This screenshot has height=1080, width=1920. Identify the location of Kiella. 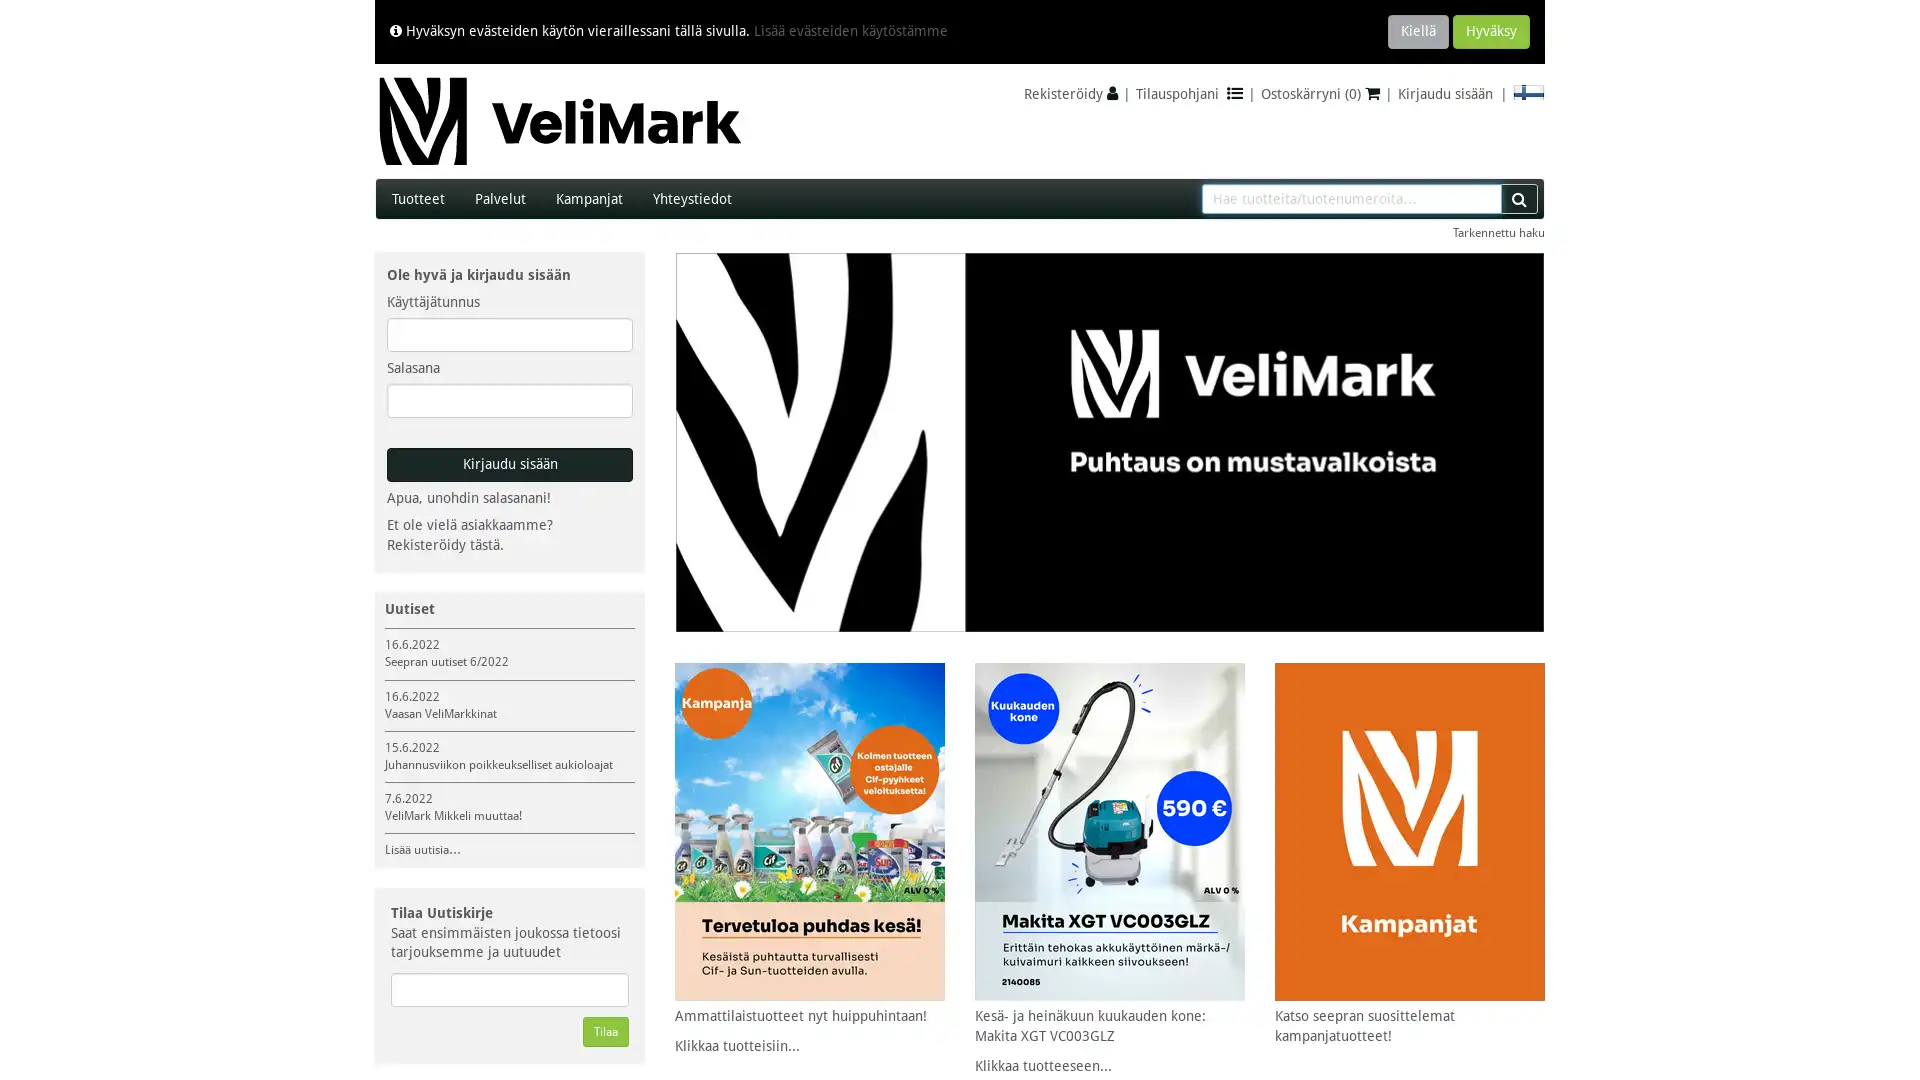
(1417, 31).